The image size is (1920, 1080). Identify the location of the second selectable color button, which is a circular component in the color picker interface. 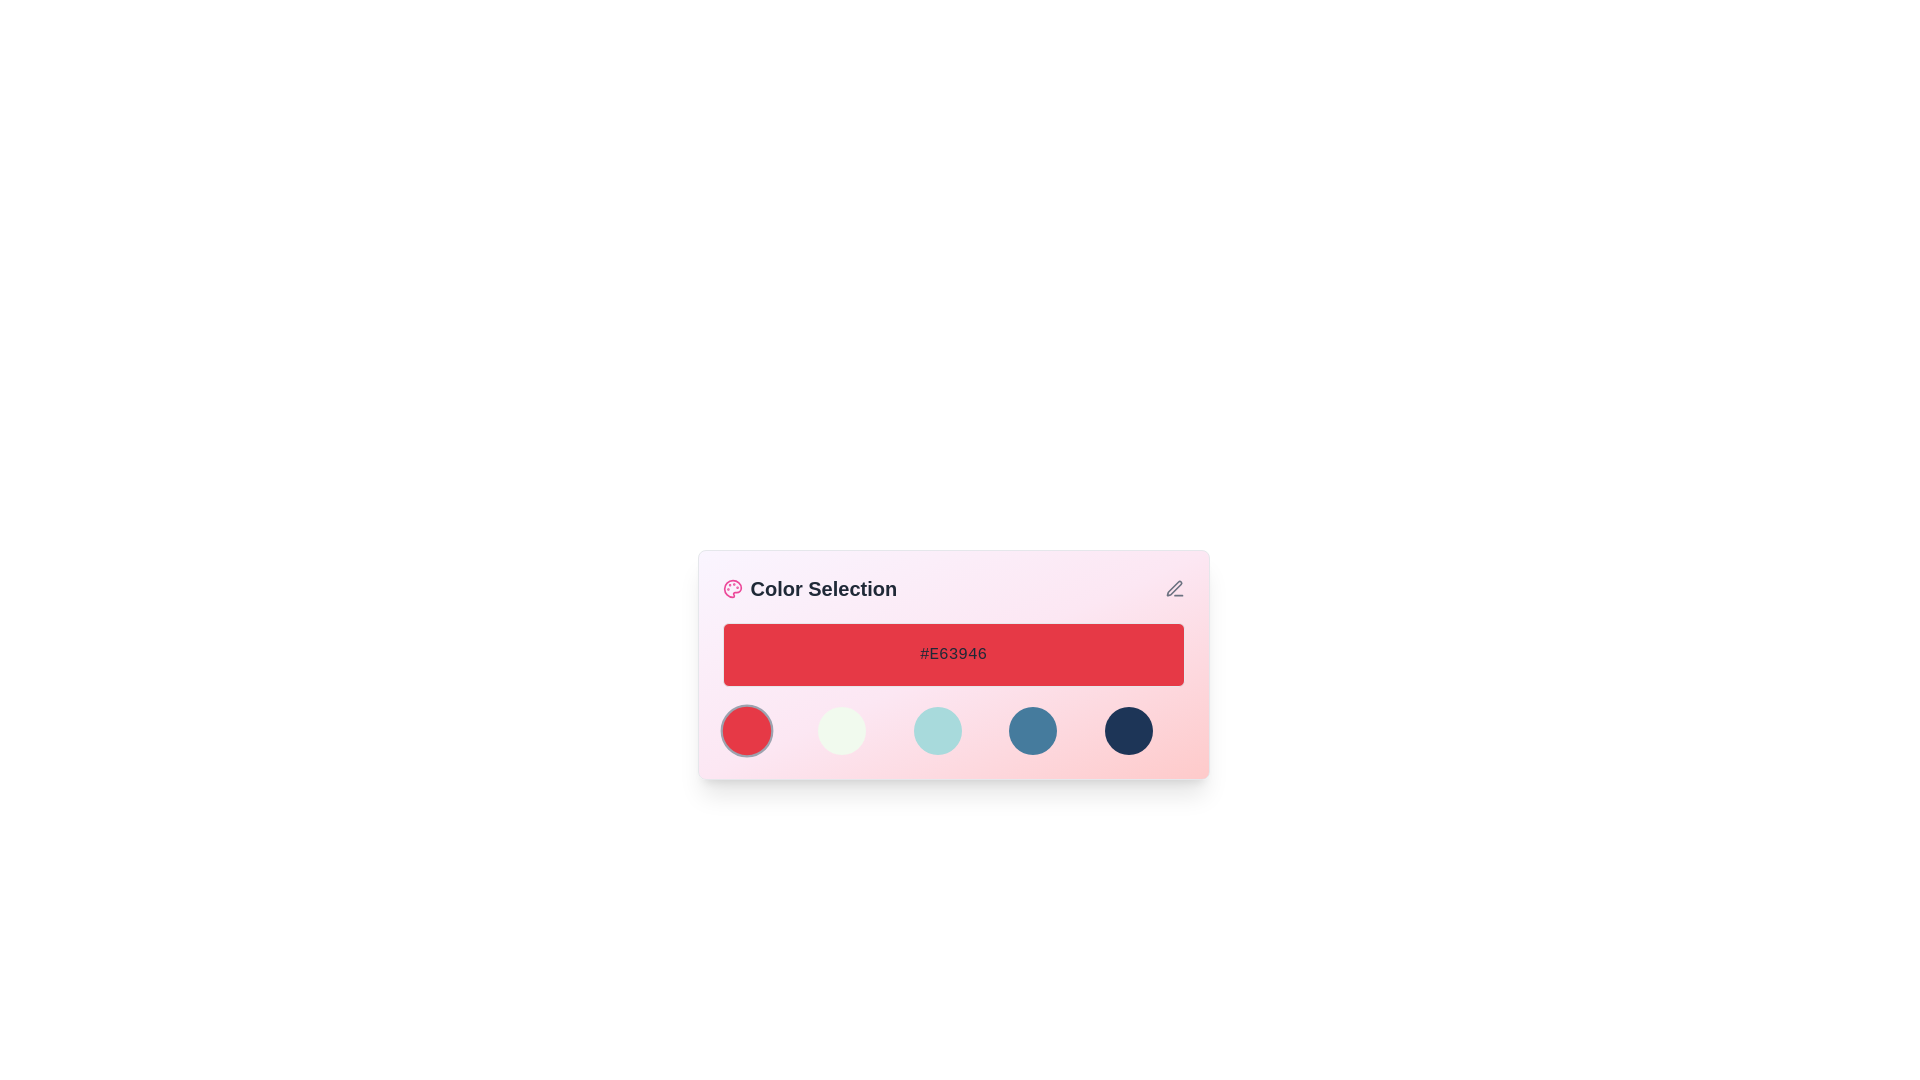
(842, 731).